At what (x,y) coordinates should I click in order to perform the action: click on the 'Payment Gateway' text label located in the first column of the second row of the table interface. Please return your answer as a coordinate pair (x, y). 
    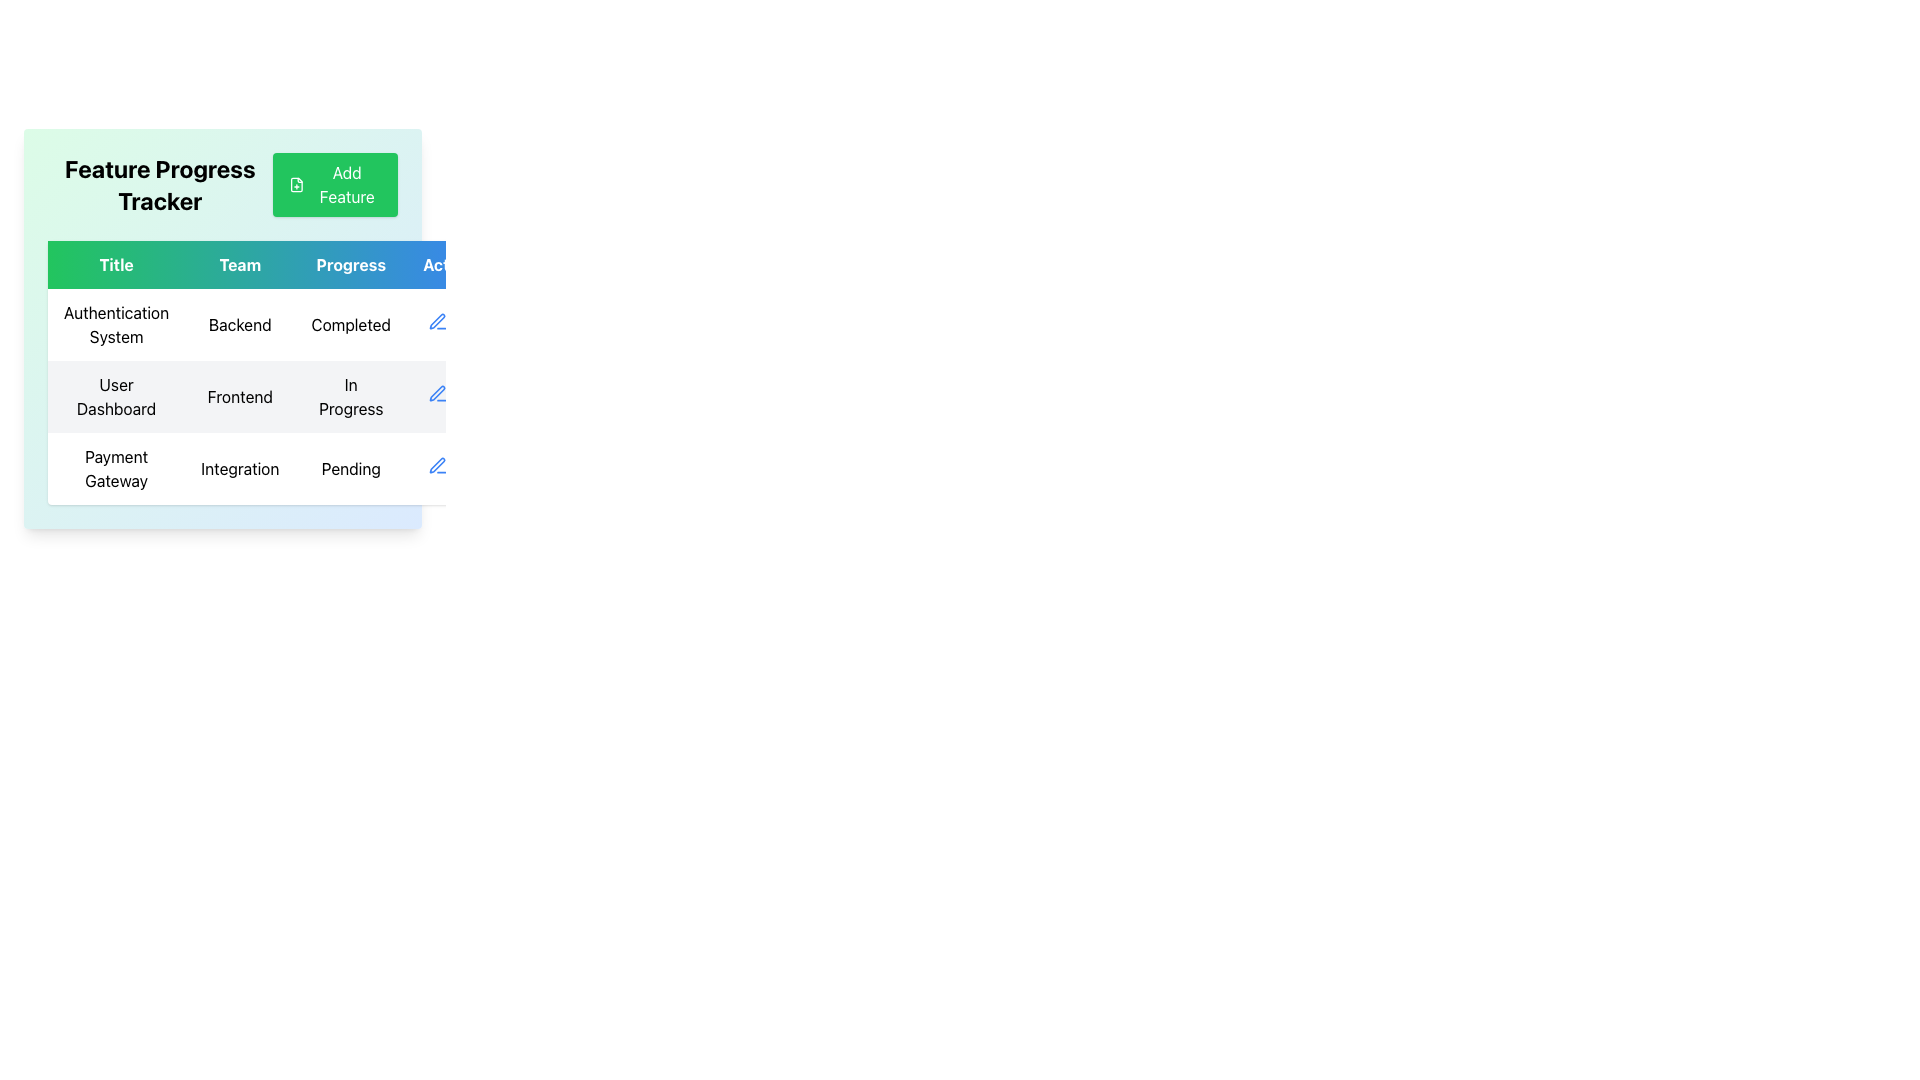
    Looking at the image, I should click on (115, 469).